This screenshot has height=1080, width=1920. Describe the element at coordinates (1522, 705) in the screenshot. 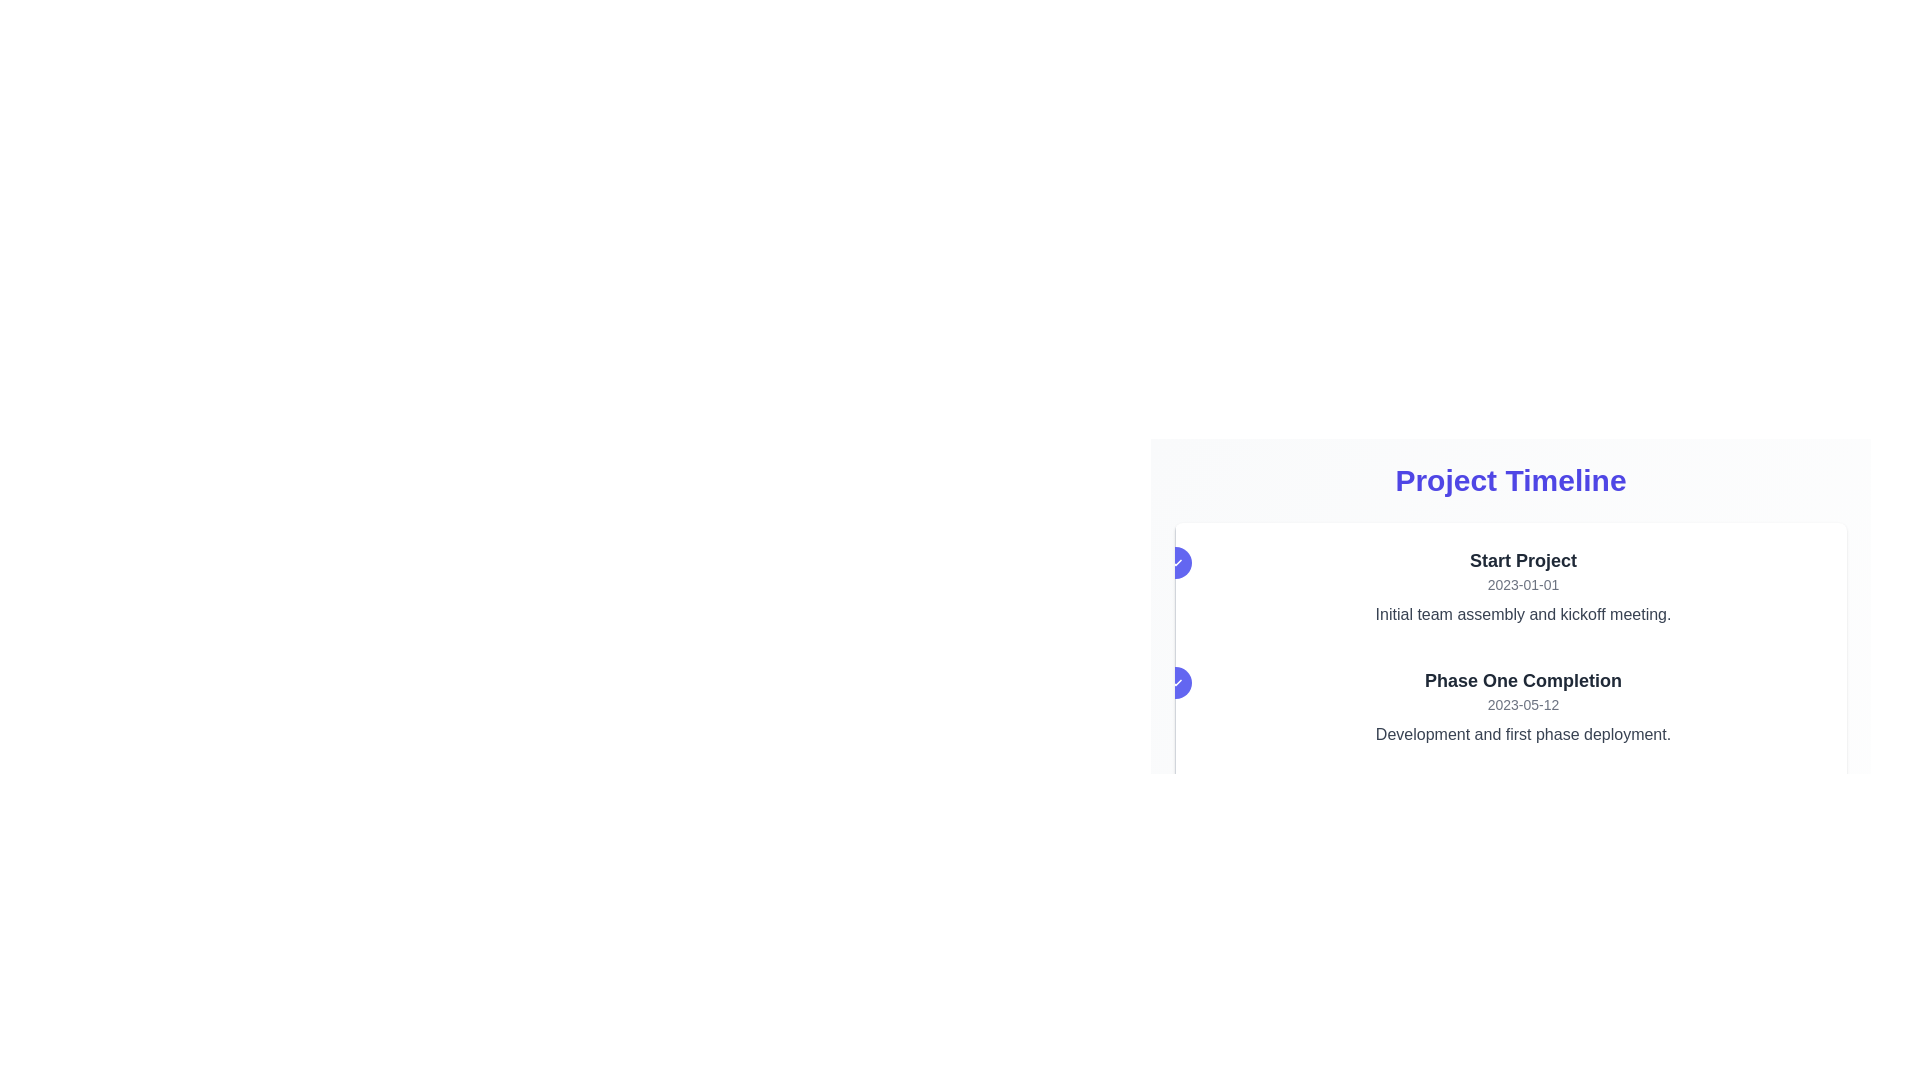

I see `the second entry in the timeline displaying 'Phase One Completion', which includes the date '2023-05-12' and description 'Development and first phase deployment.'` at that location.